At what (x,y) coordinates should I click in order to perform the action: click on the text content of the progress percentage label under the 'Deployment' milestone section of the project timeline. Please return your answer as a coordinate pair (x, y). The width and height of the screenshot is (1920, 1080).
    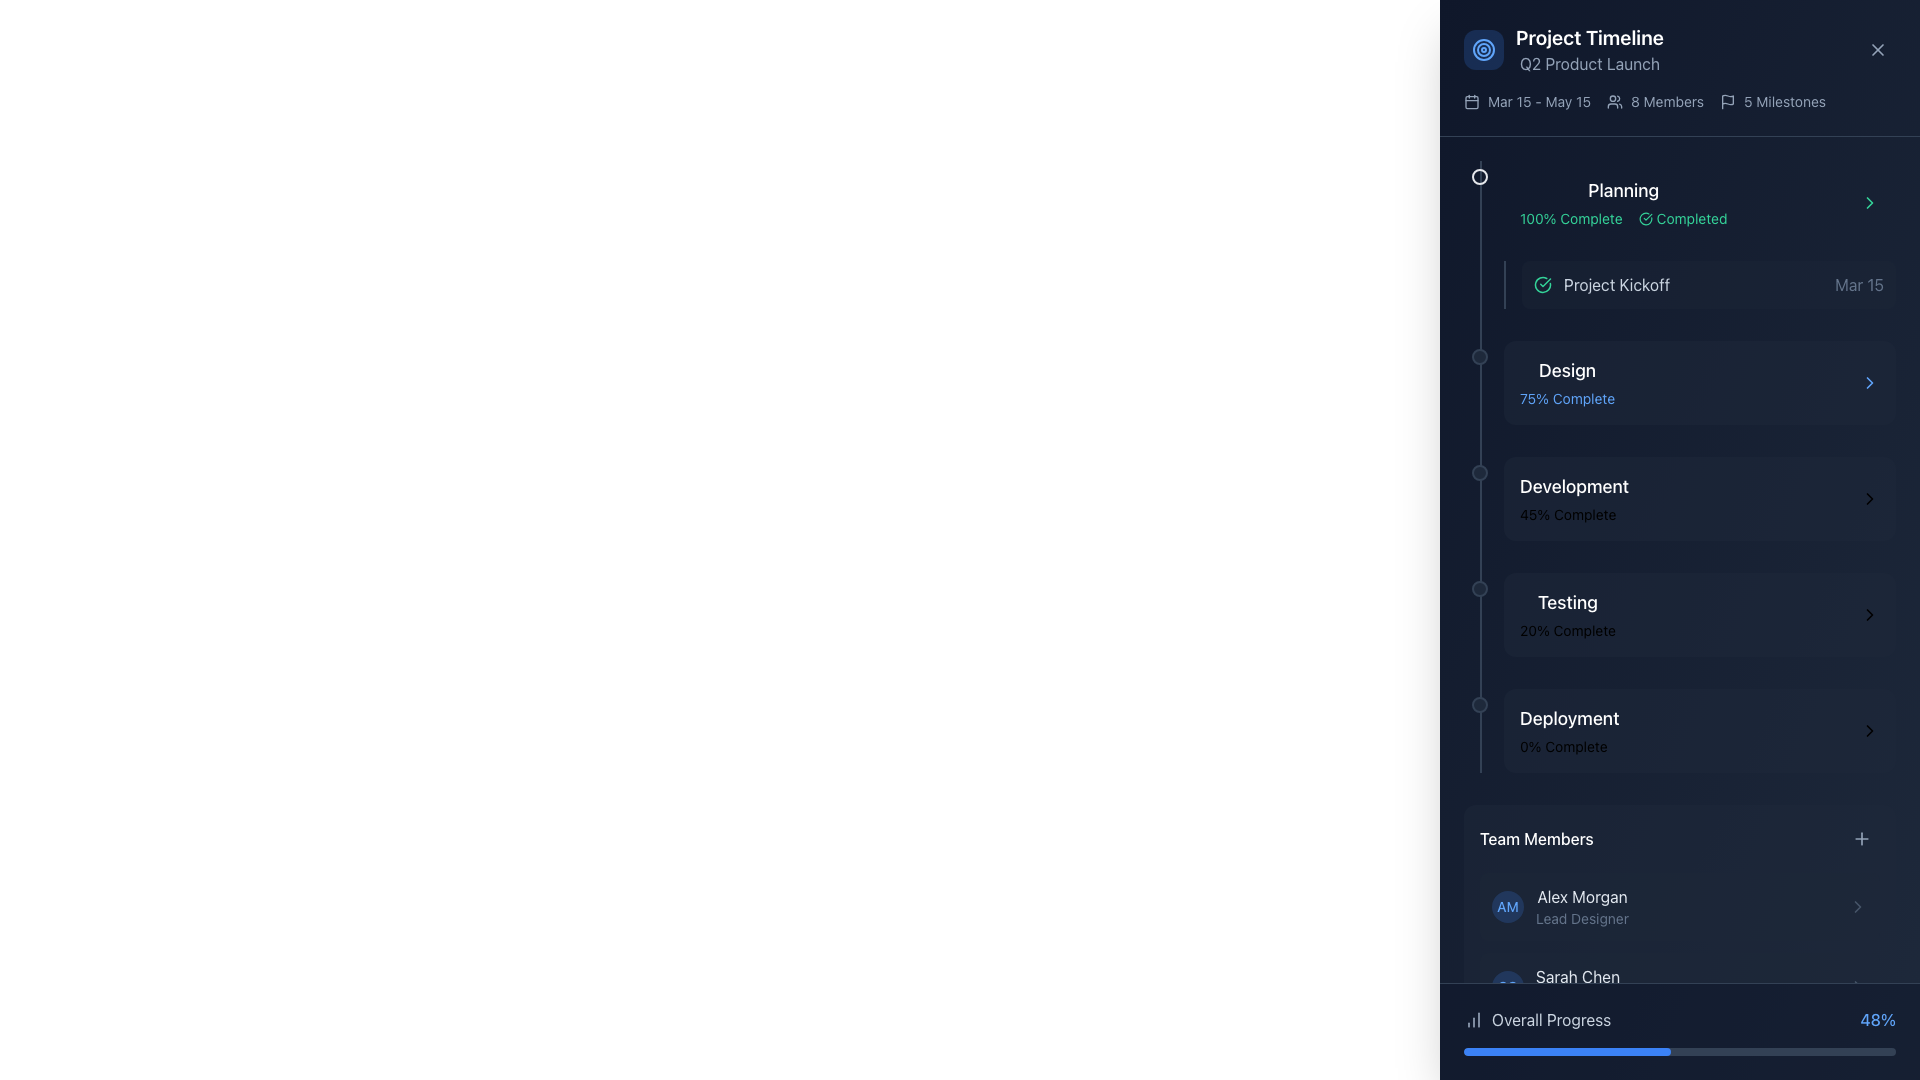
    Looking at the image, I should click on (1562, 747).